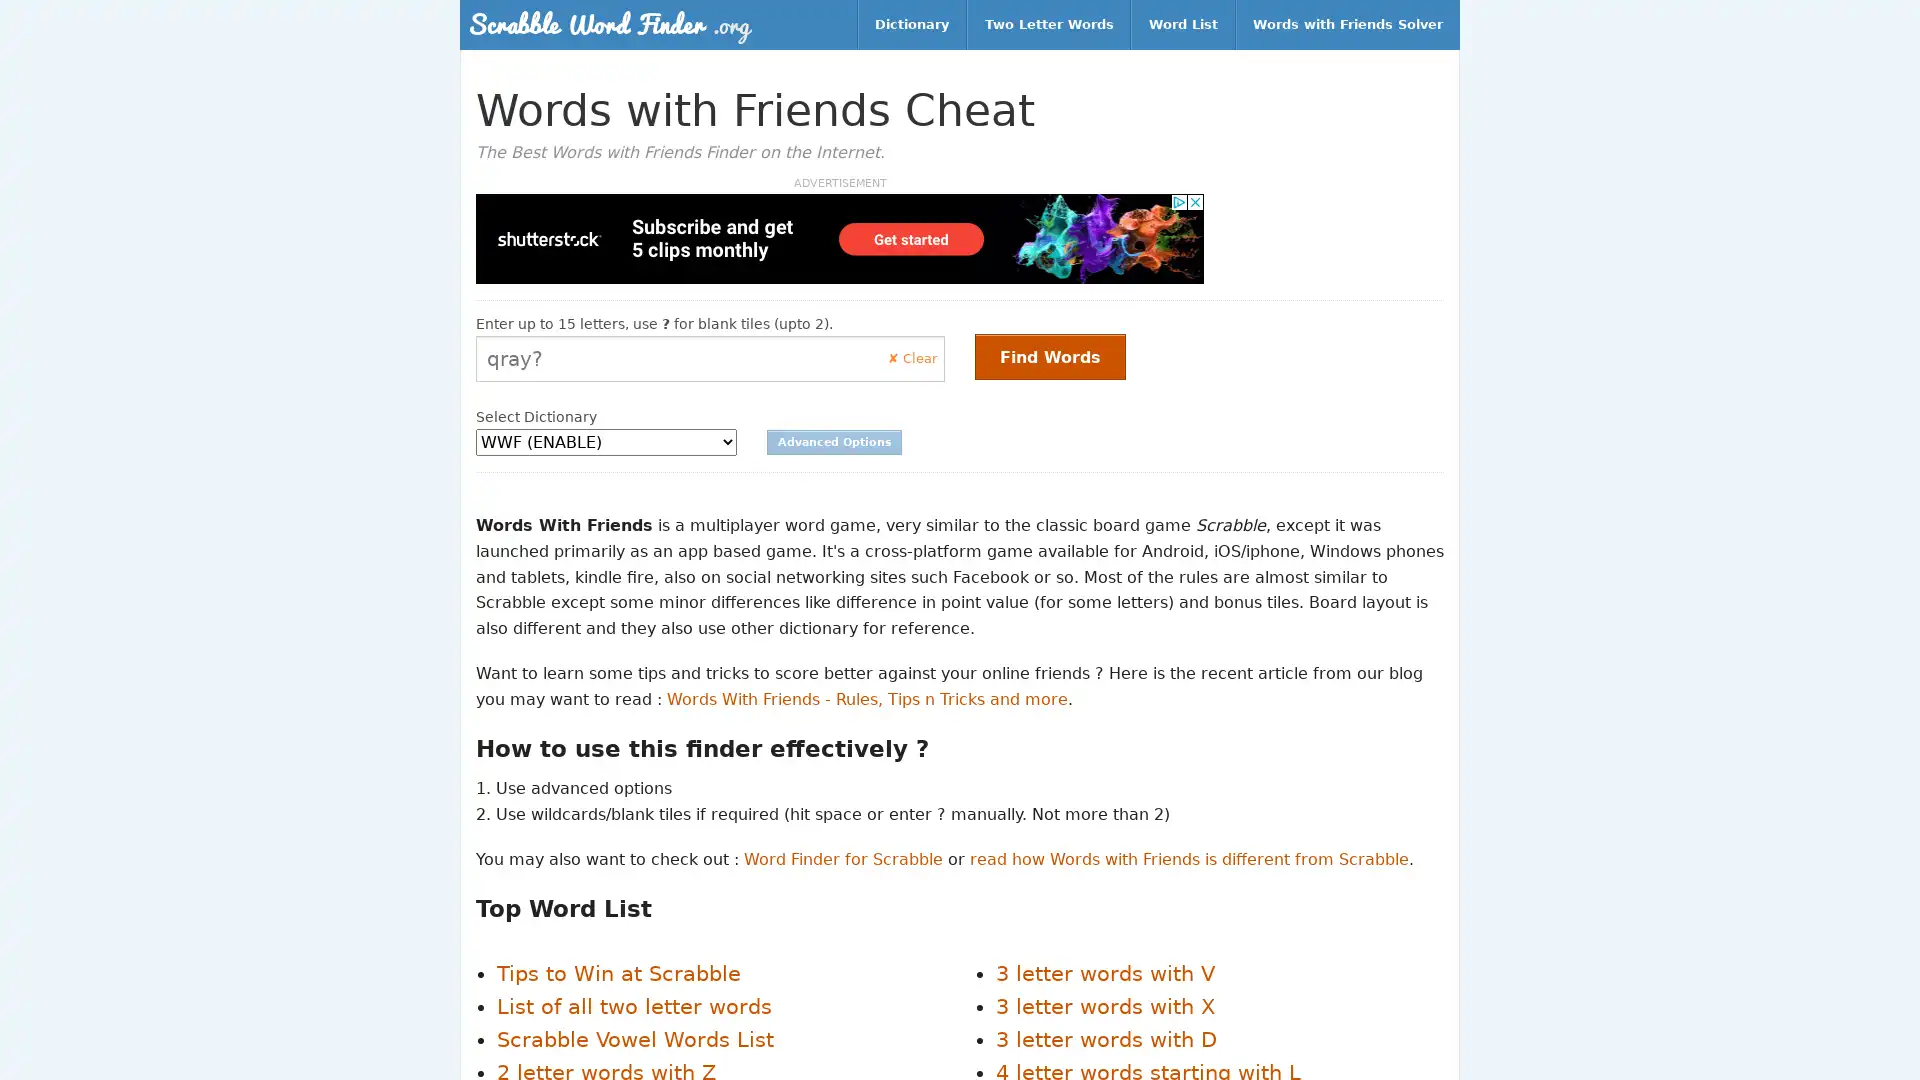  I want to click on Find Words, so click(1049, 356).